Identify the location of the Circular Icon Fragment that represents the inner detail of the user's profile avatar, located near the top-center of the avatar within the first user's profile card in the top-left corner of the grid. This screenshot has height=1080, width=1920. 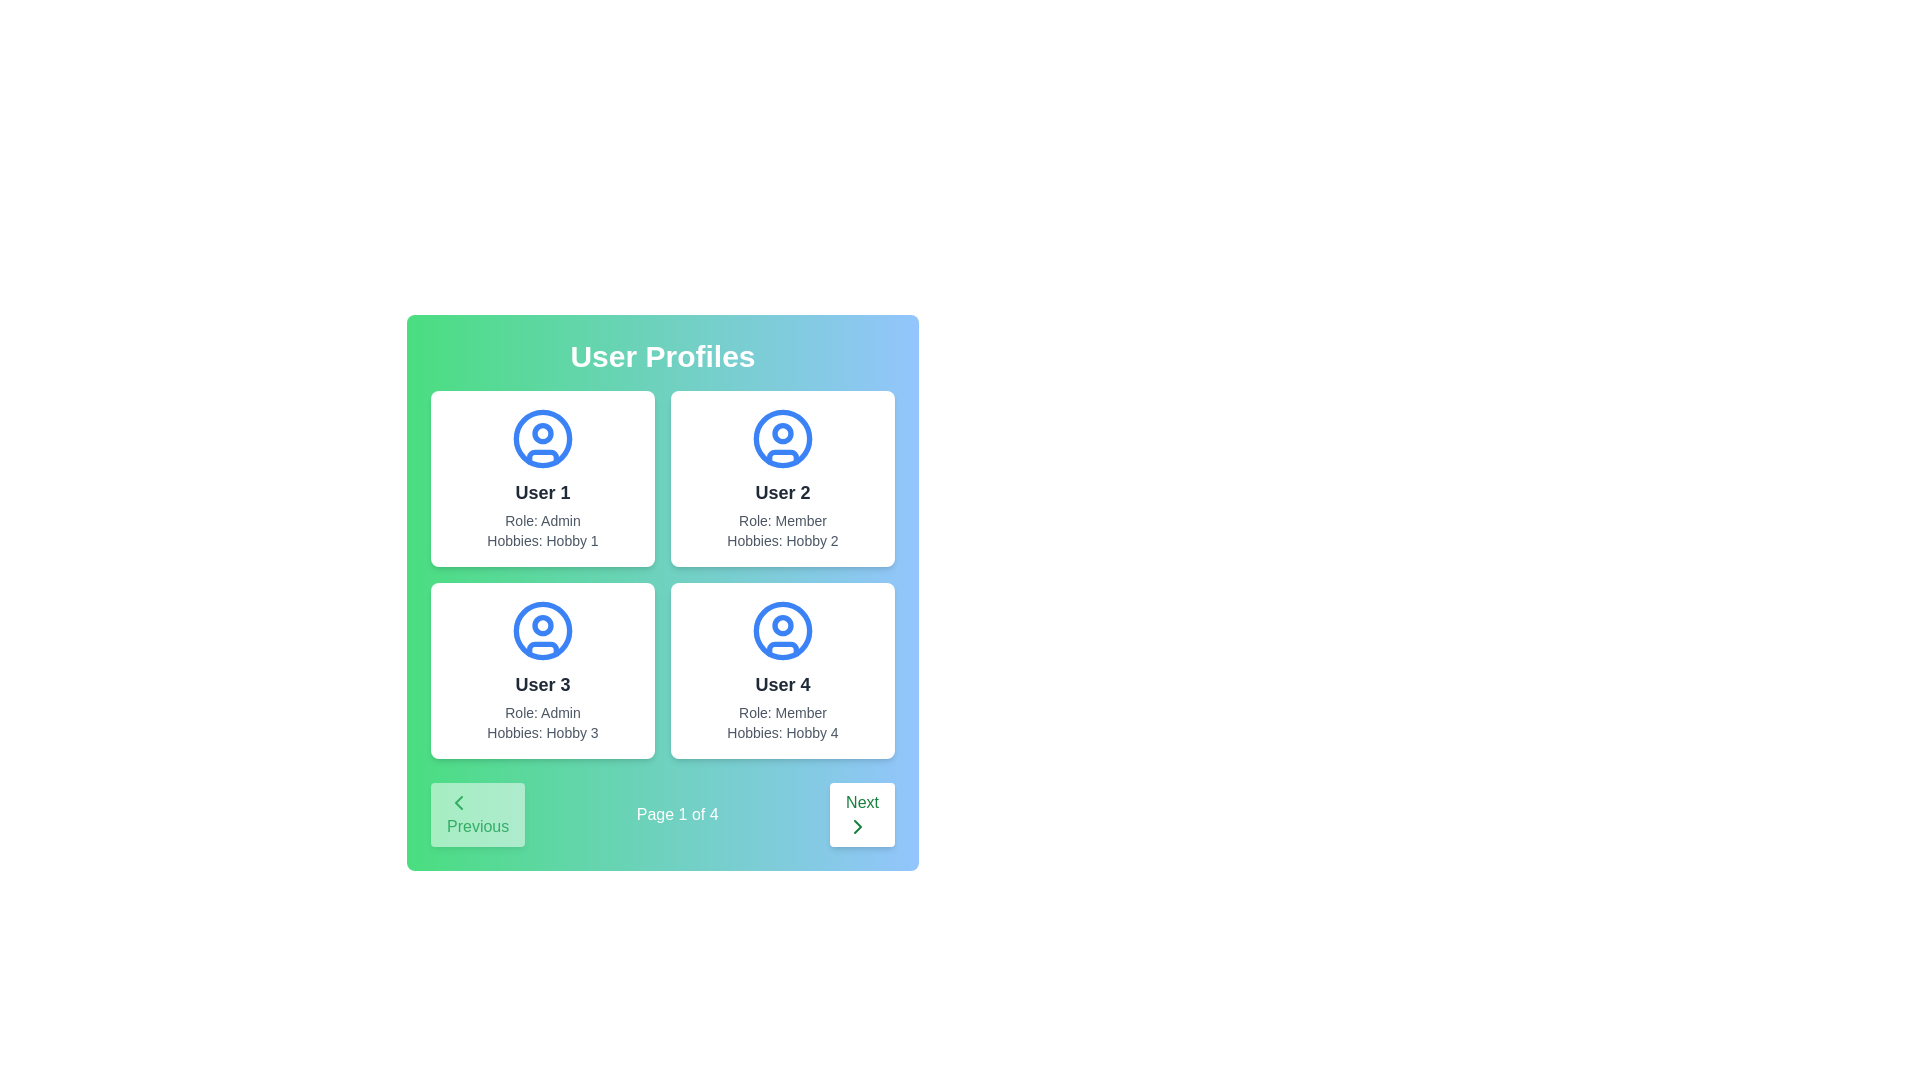
(542, 431).